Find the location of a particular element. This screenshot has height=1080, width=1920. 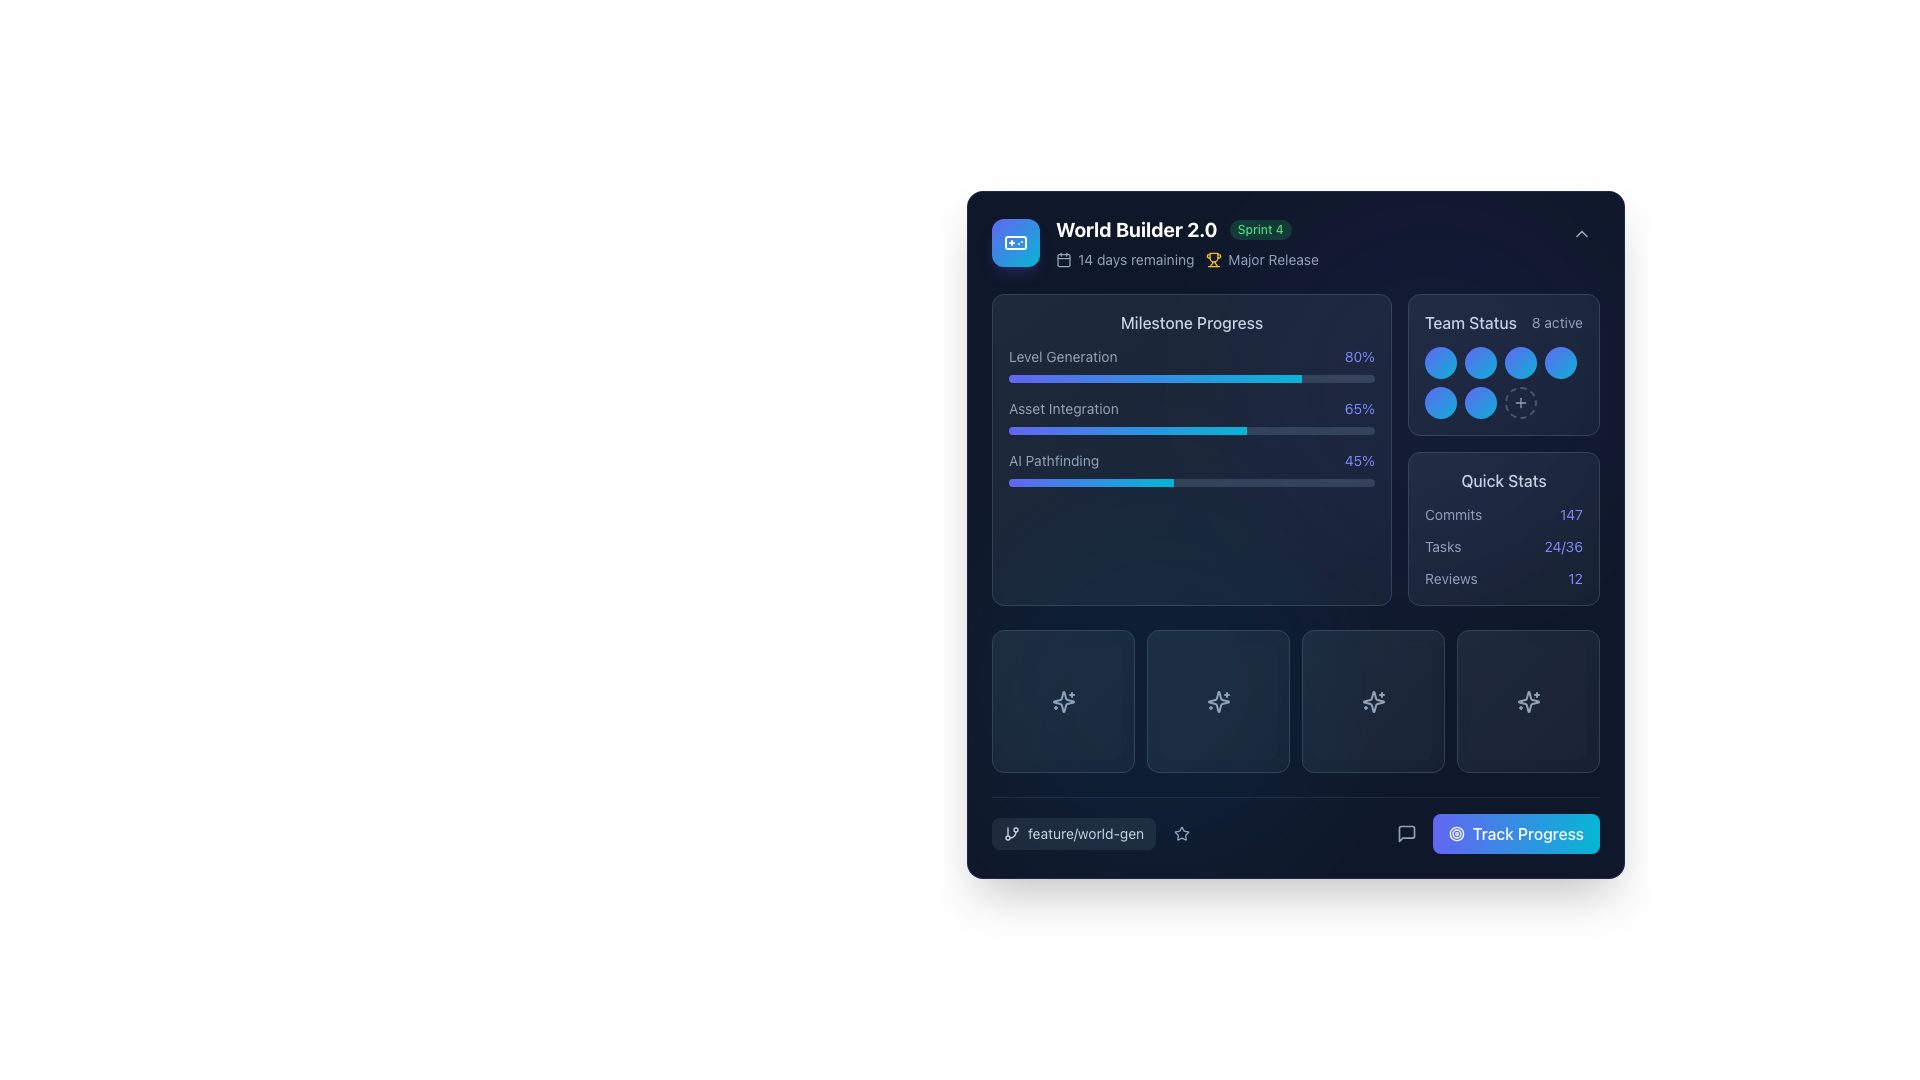

the 'Team Status' section of the Information Panel, which includes the interactive '+' button and blue circles indicating statuses is located at coordinates (1503, 450).